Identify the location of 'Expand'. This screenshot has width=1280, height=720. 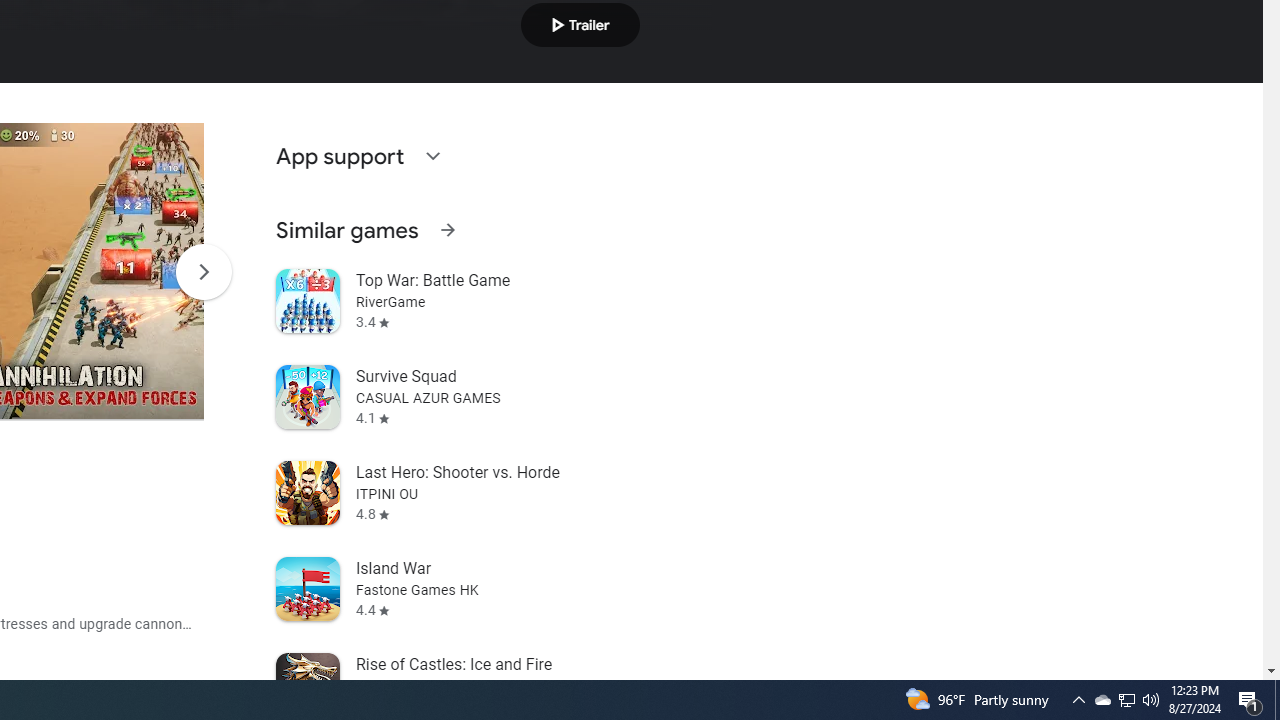
(431, 154).